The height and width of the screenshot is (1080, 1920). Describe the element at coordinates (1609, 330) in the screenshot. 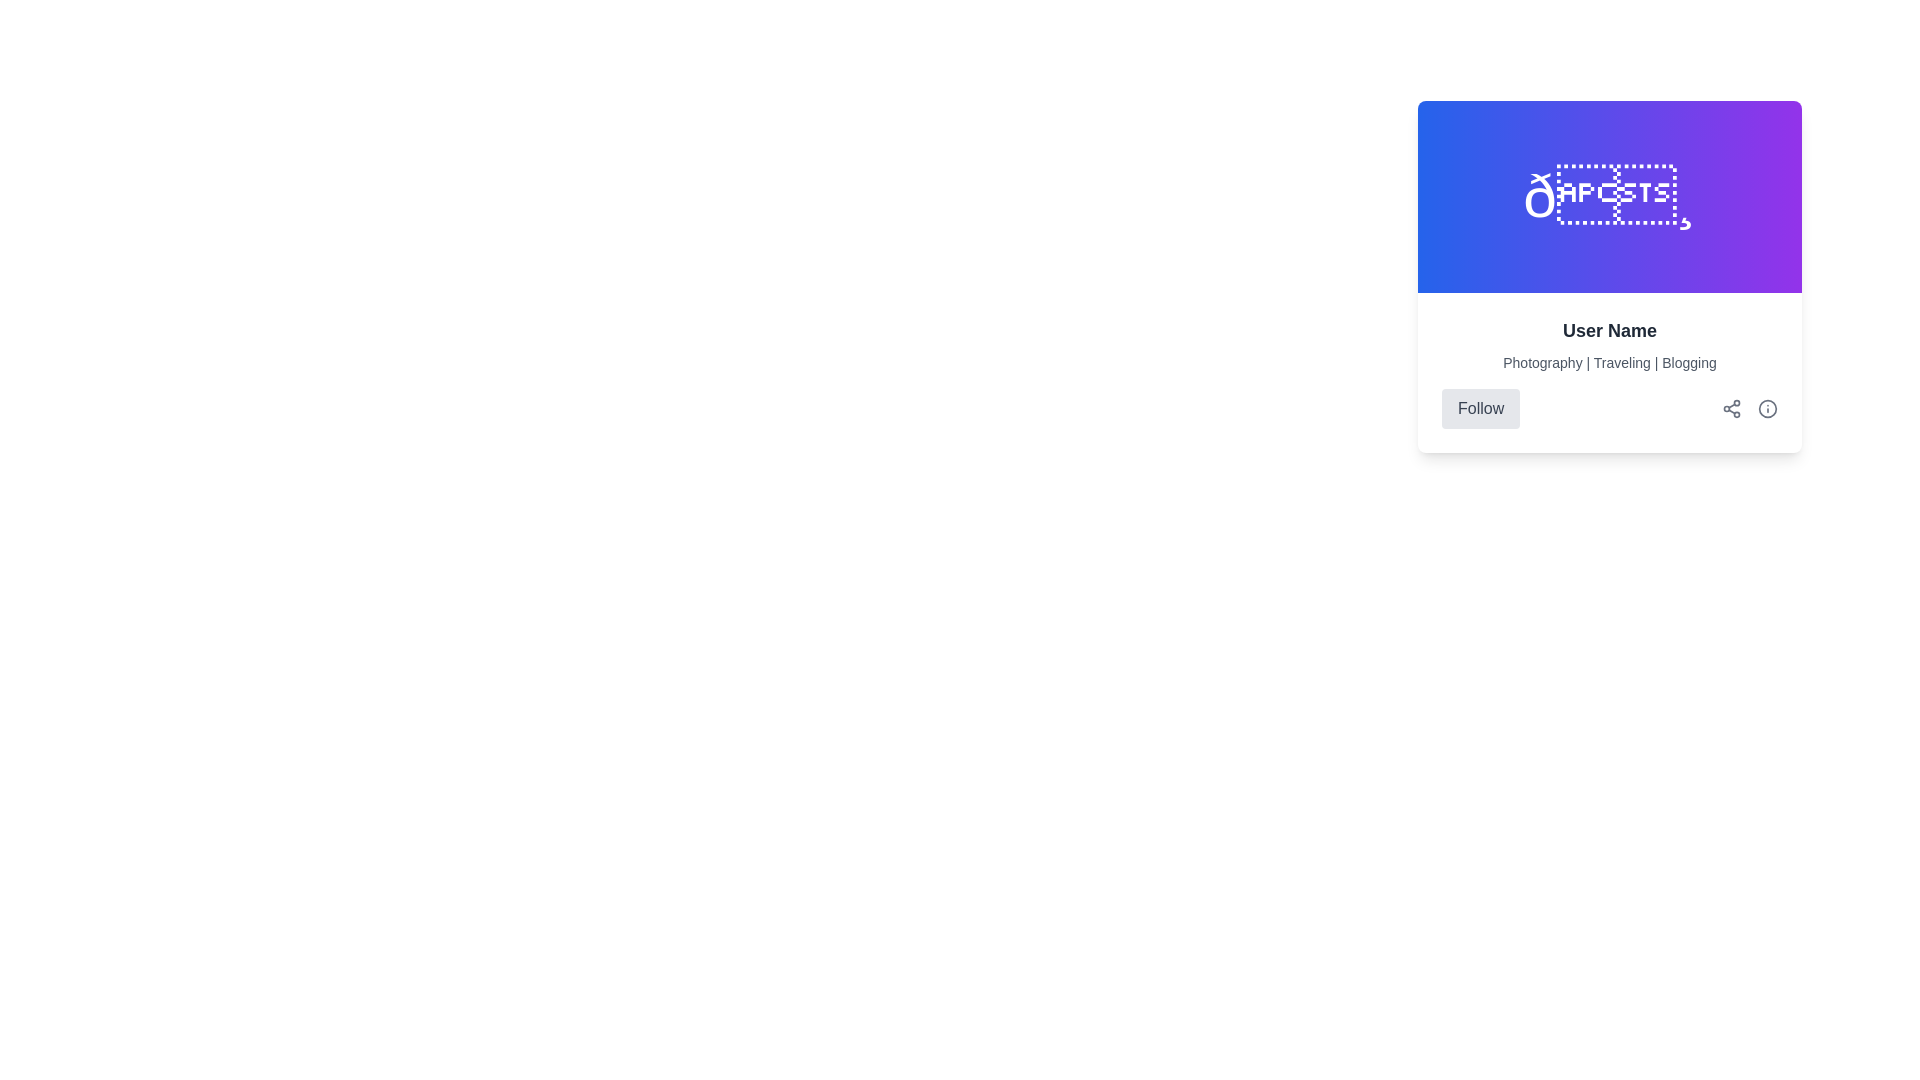

I see `the bold, large-sized text 'User Name' which is styled with dark gray color and located at the top-center of the card component` at that location.